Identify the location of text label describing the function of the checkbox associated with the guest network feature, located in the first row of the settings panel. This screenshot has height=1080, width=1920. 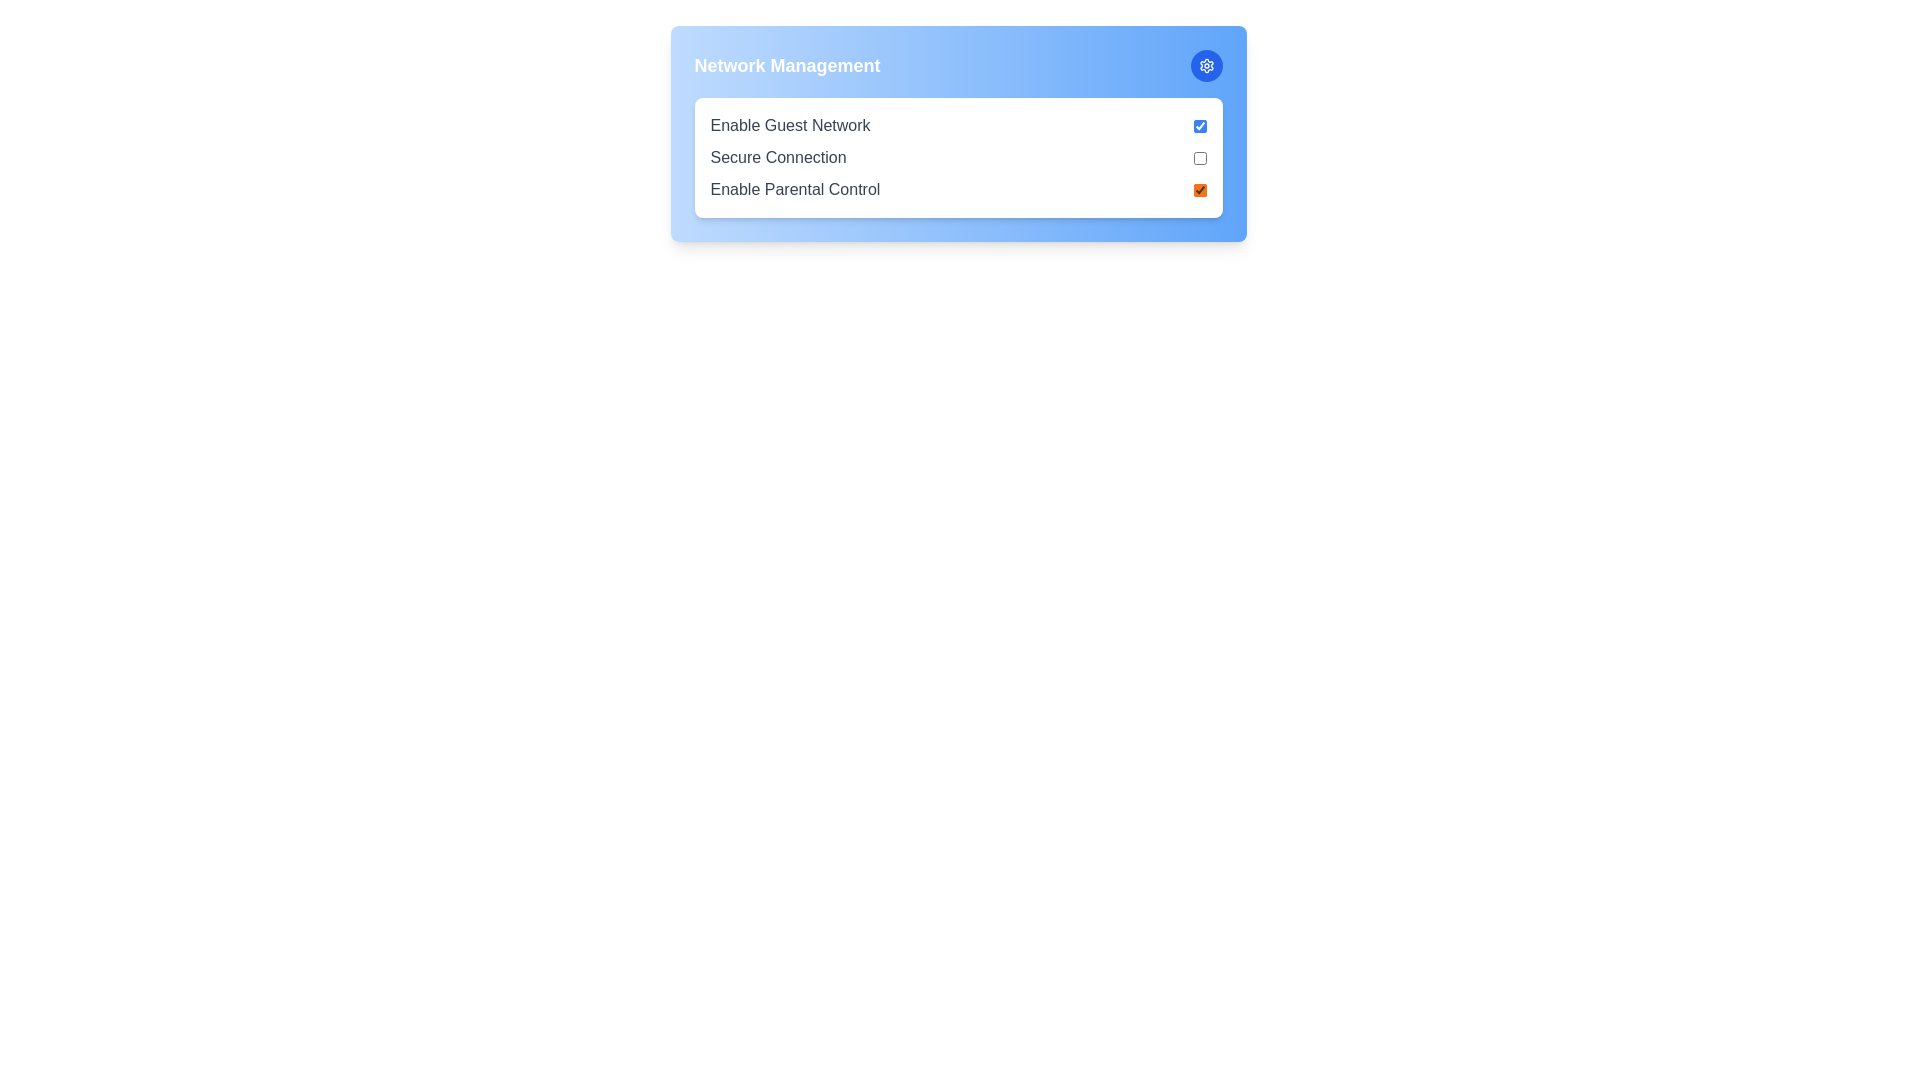
(789, 126).